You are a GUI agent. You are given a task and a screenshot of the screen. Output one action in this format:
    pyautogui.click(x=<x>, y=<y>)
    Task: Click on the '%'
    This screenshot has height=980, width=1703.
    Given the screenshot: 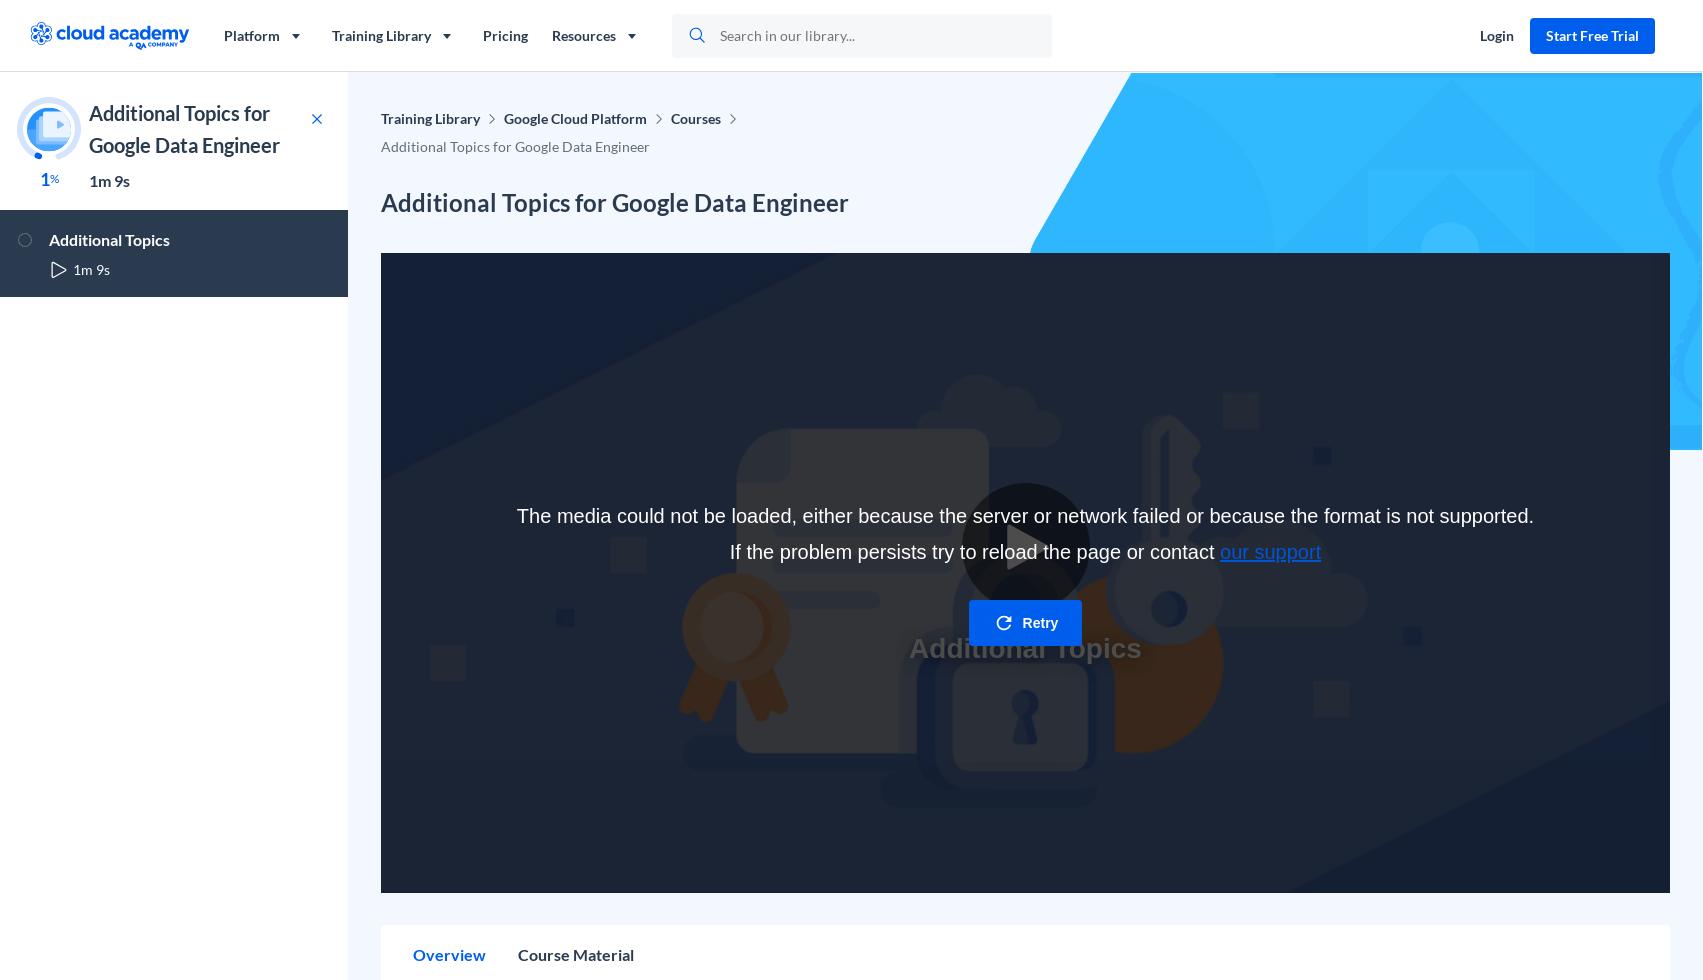 What is the action you would take?
    pyautogui.click(x=53, y=178)
    